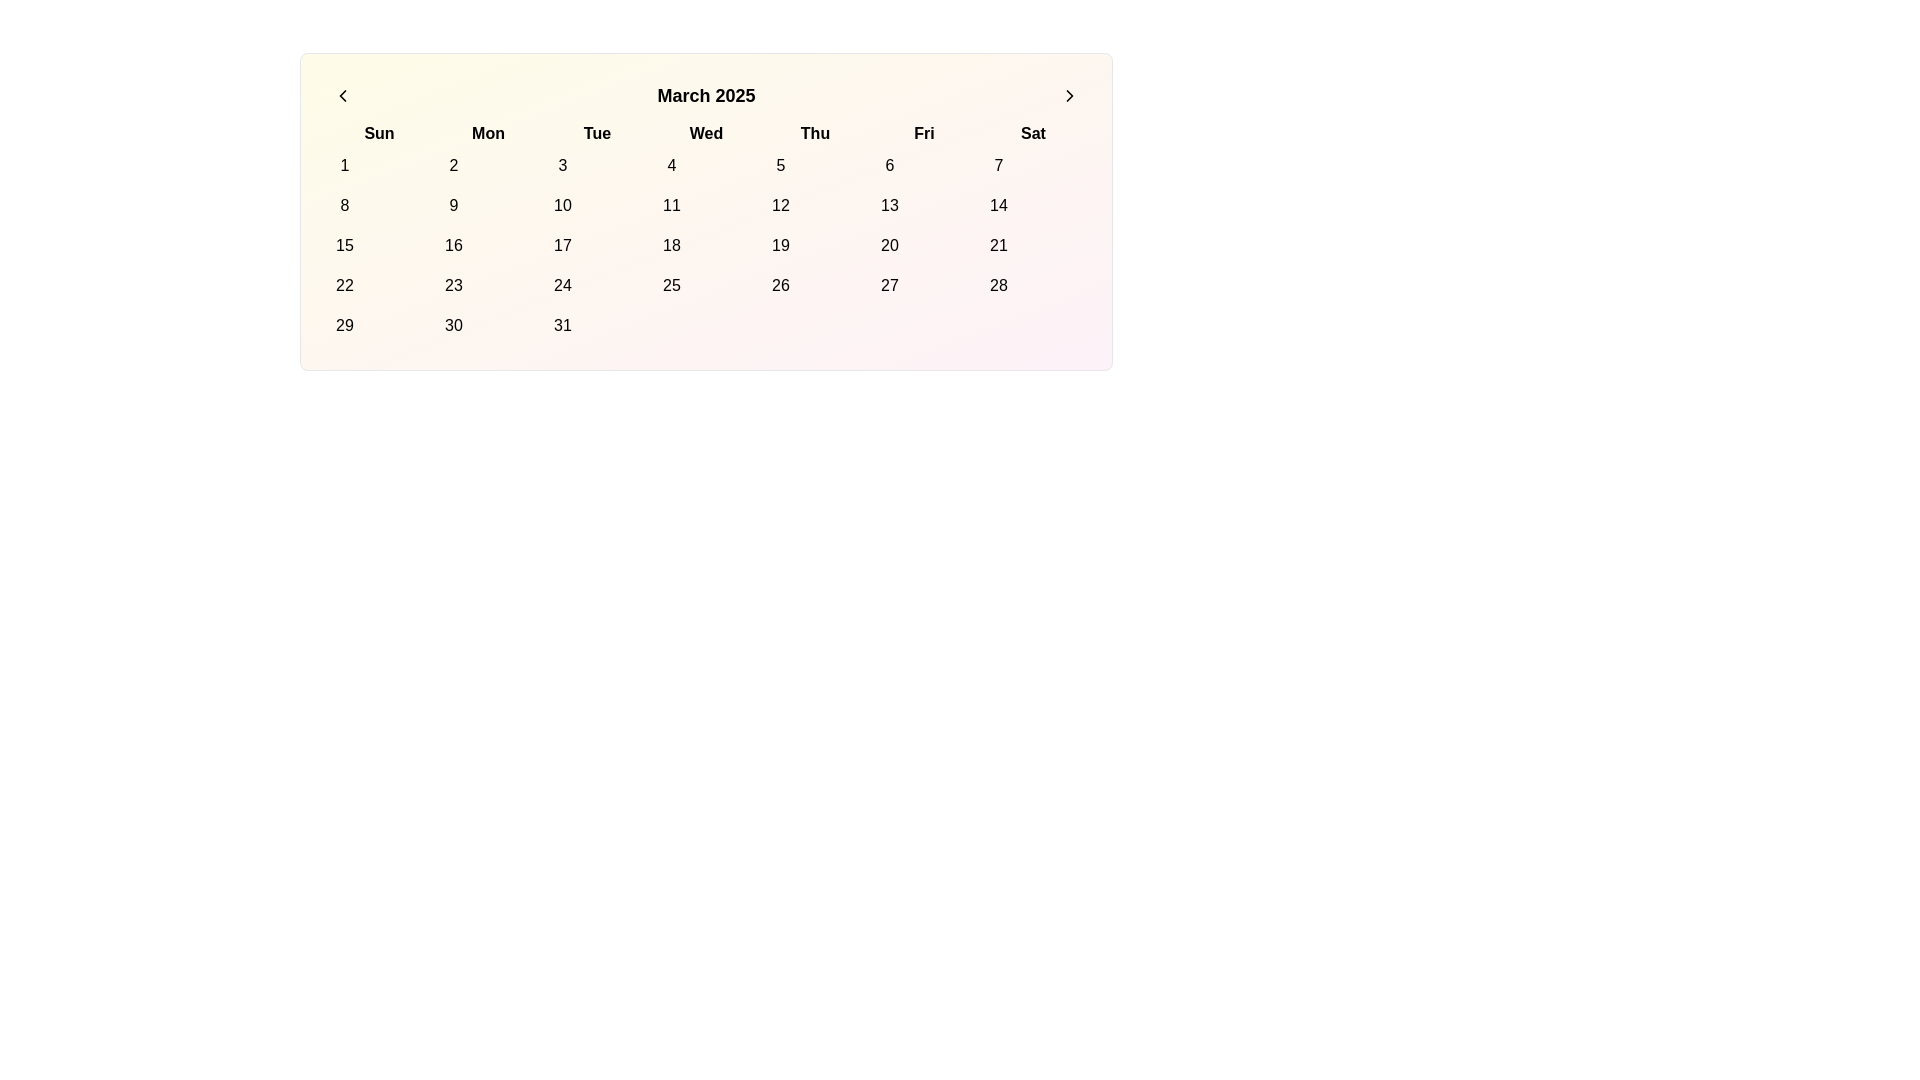 Image resolution: width=1920 pixels, height=1080 pixels. What do you see at coordinates (888, 285) in the screenshot?
I see `the selectable day button for the 27th in the calendar view` at bounding box center [888, 285].